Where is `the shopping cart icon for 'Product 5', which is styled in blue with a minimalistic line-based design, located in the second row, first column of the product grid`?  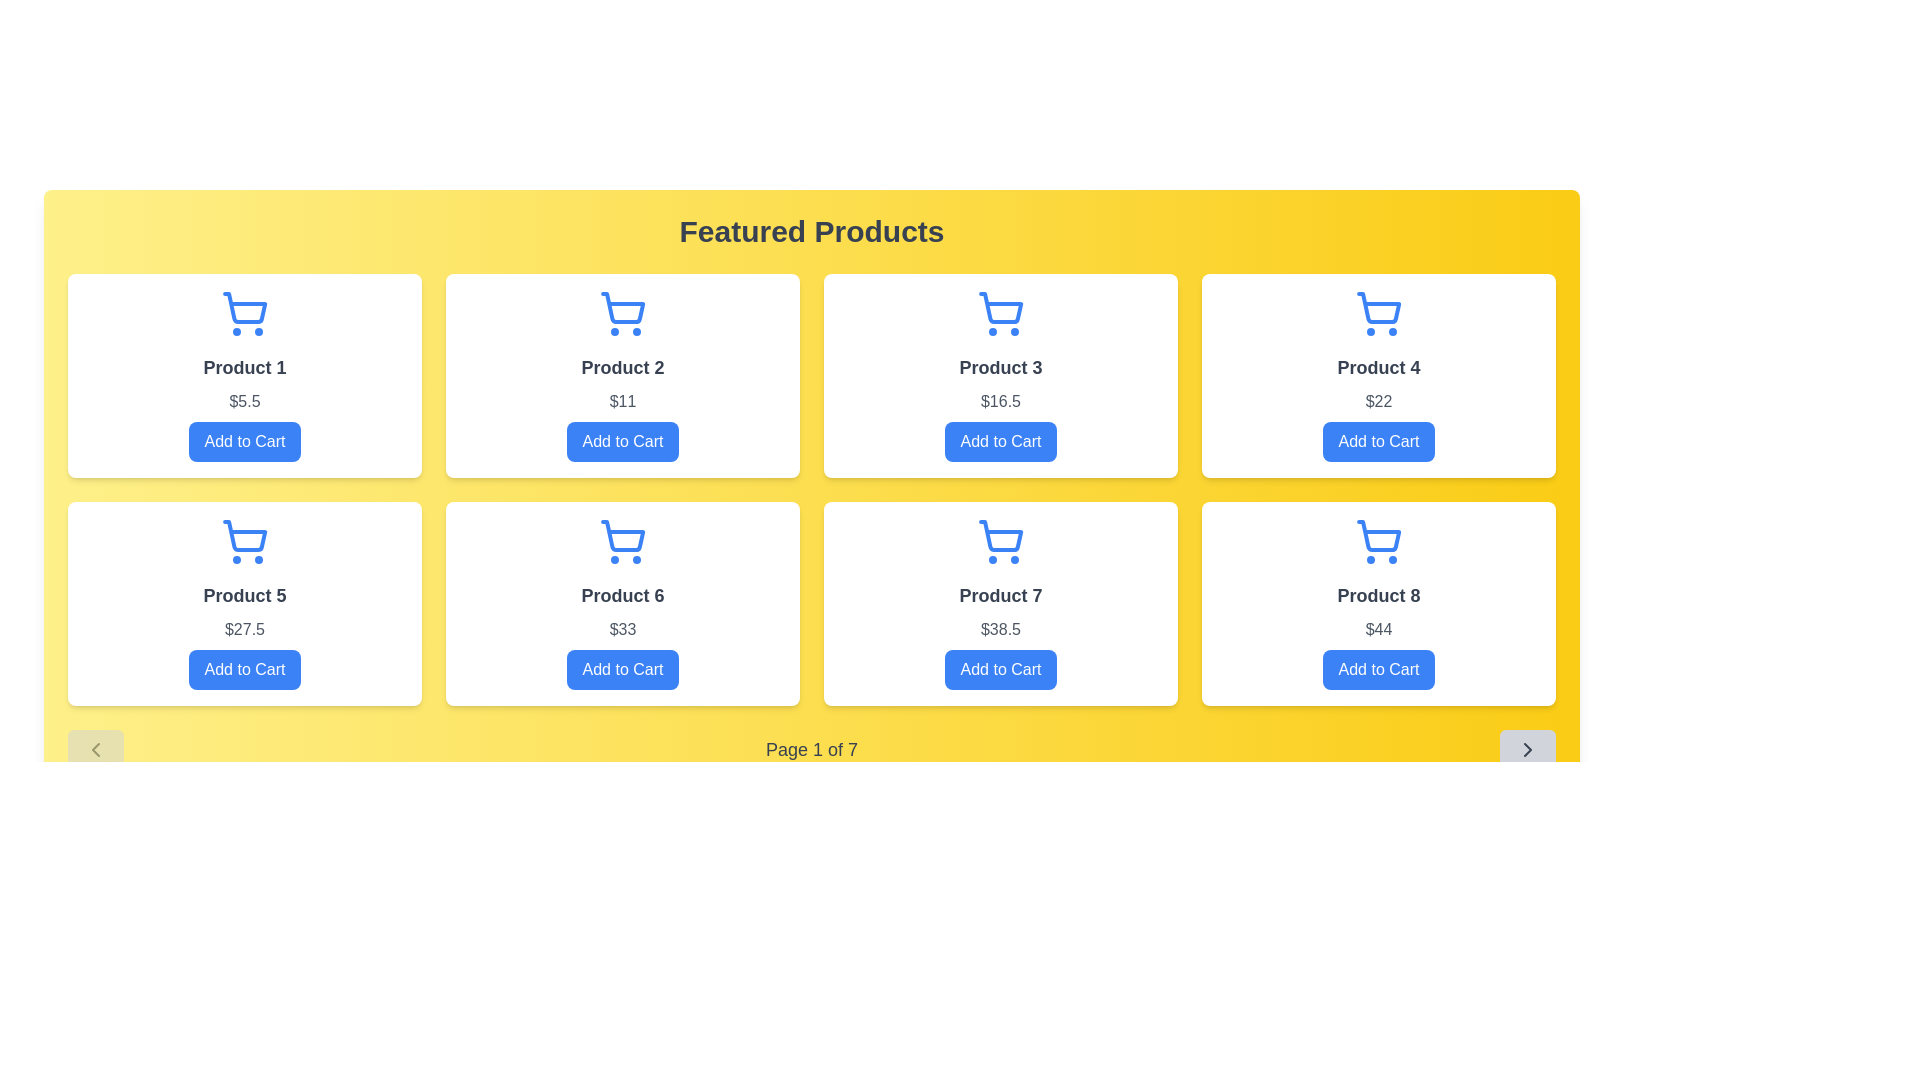 the shopping cart icon for 'Product 5', which is styled in blue with a minimalistic line-based design, located in the second row, first column of the product grid is located at coordinates (244, 535).